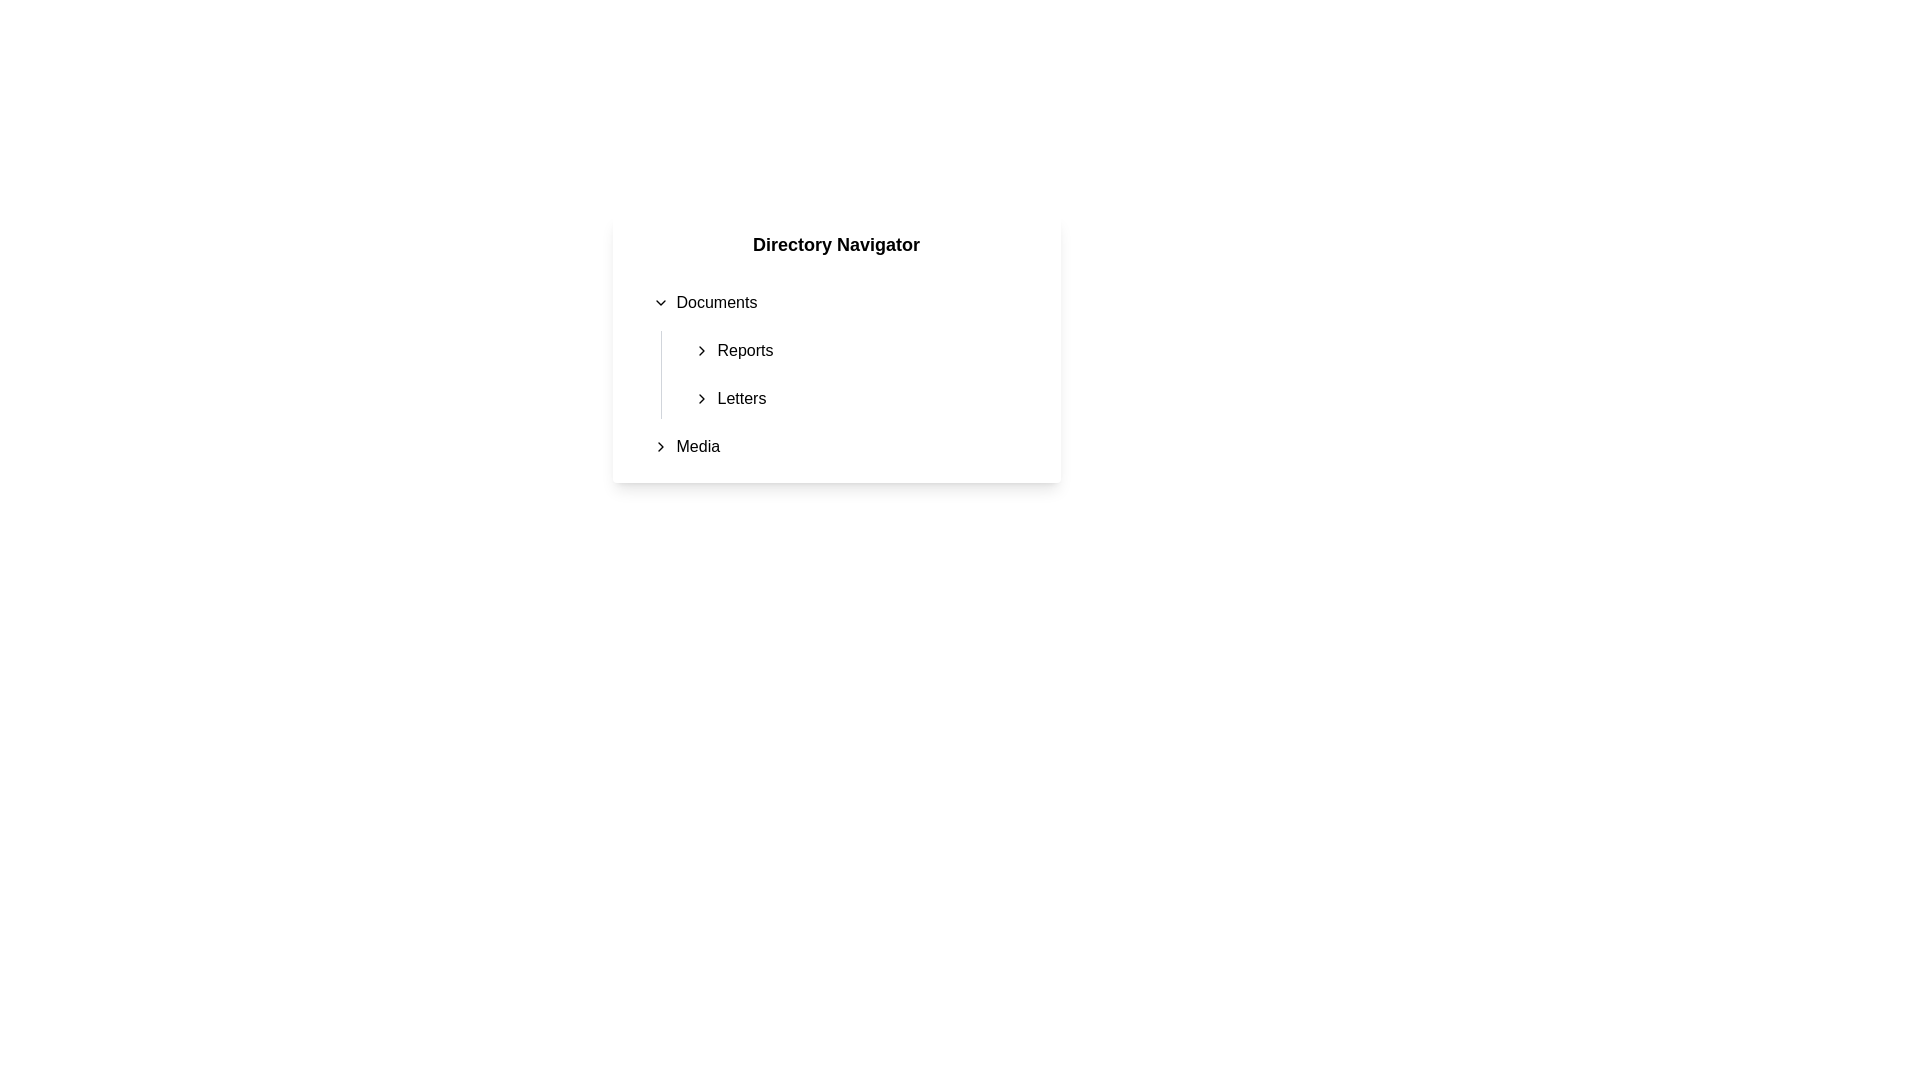 This screenshot has height=1080, width=1920. Describe the element at coordinates (864, 350) in the screenshot. I see `the 'Reports' navigation item, which is the first item under the 'Documents' section in the navigation pane` at that location.